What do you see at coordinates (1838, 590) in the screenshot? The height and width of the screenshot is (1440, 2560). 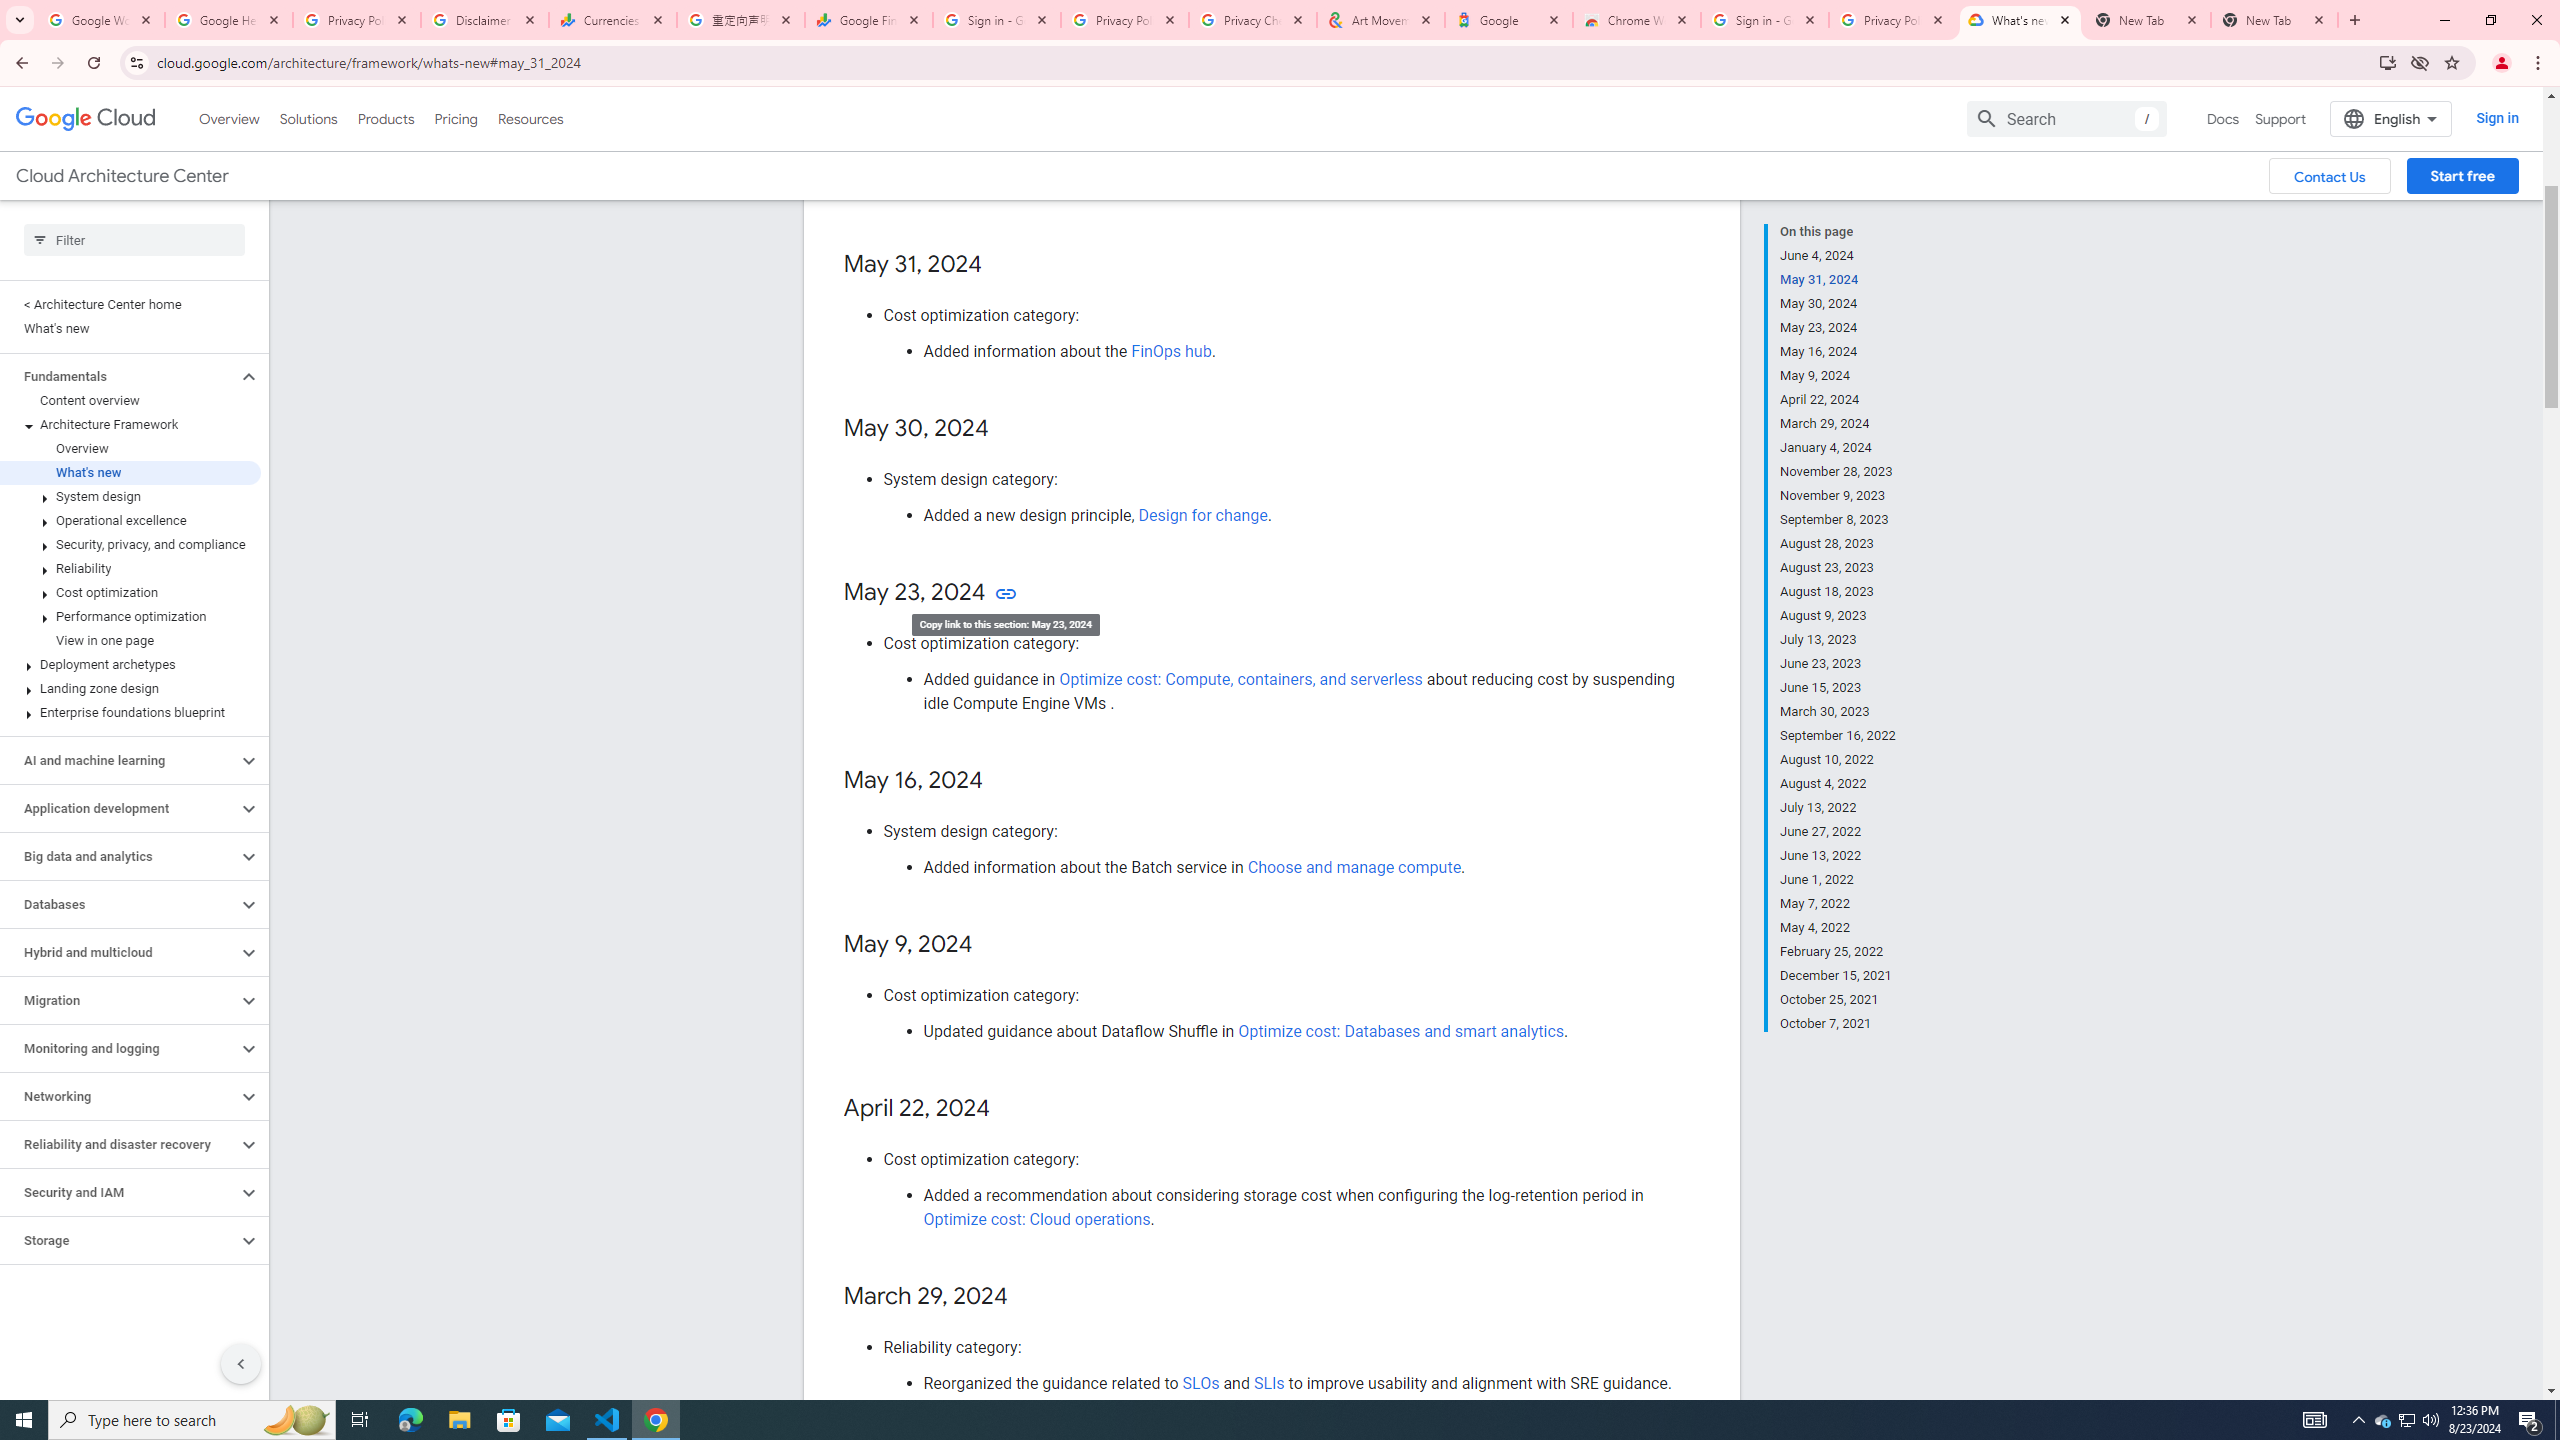 I see `'August 18, 2023'` at bounding box center [1838, 590].